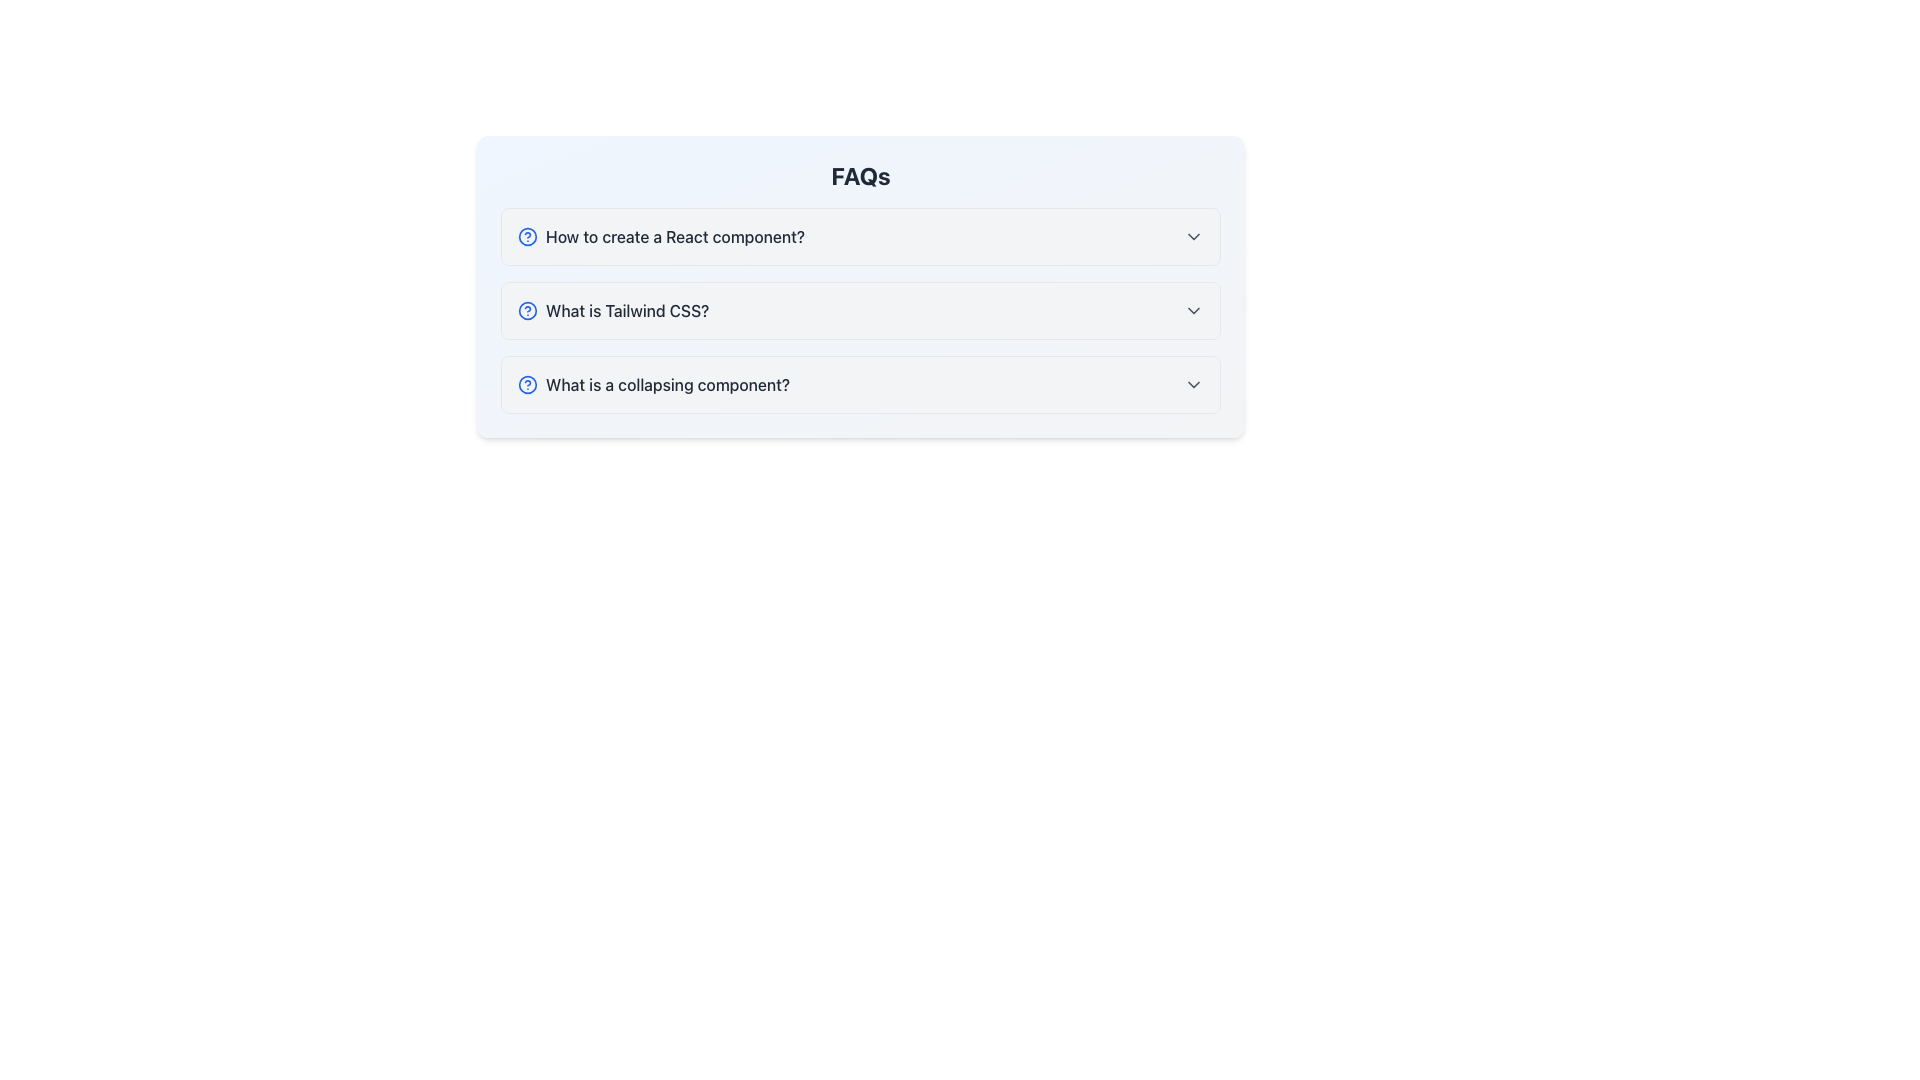 The width and height of the screenshot is (1920, 1080). Describe the element at coordinates (860, 235) in the screenshot. I see `the first FAQ item in the list` at that location.